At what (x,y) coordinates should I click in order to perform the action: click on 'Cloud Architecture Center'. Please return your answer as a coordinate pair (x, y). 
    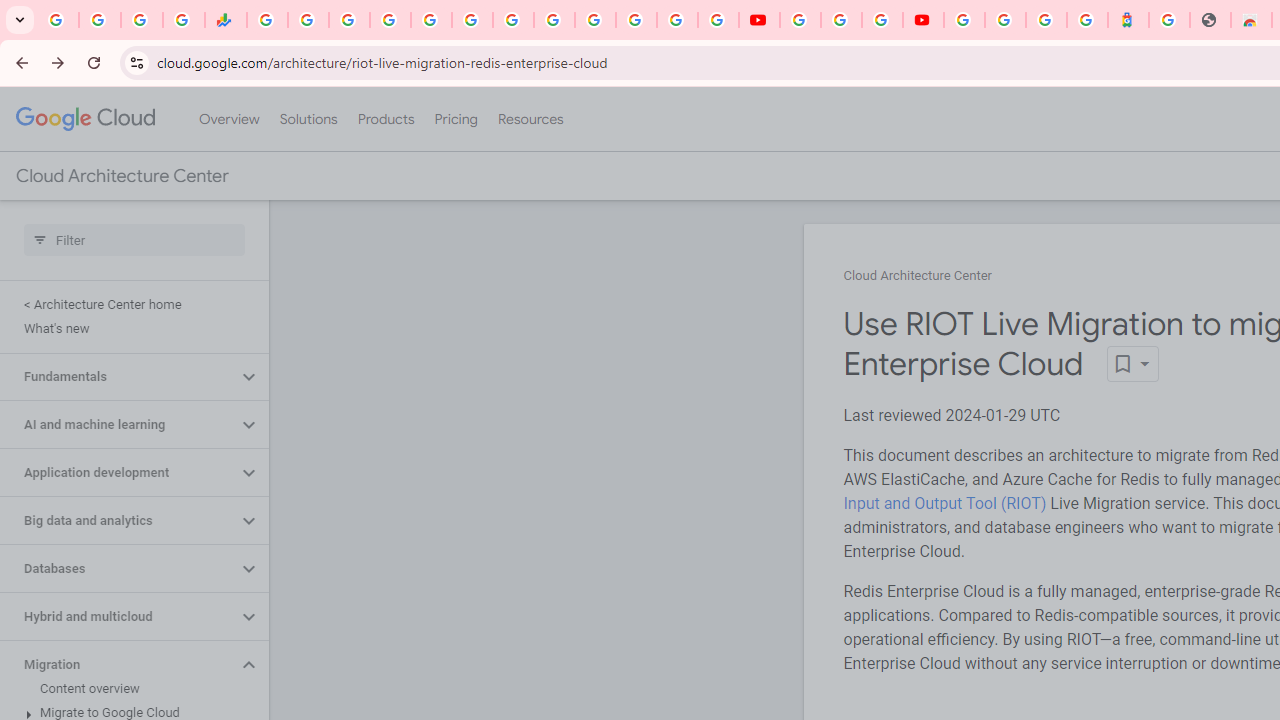
    Looking at the image, I should click on (916, 276).